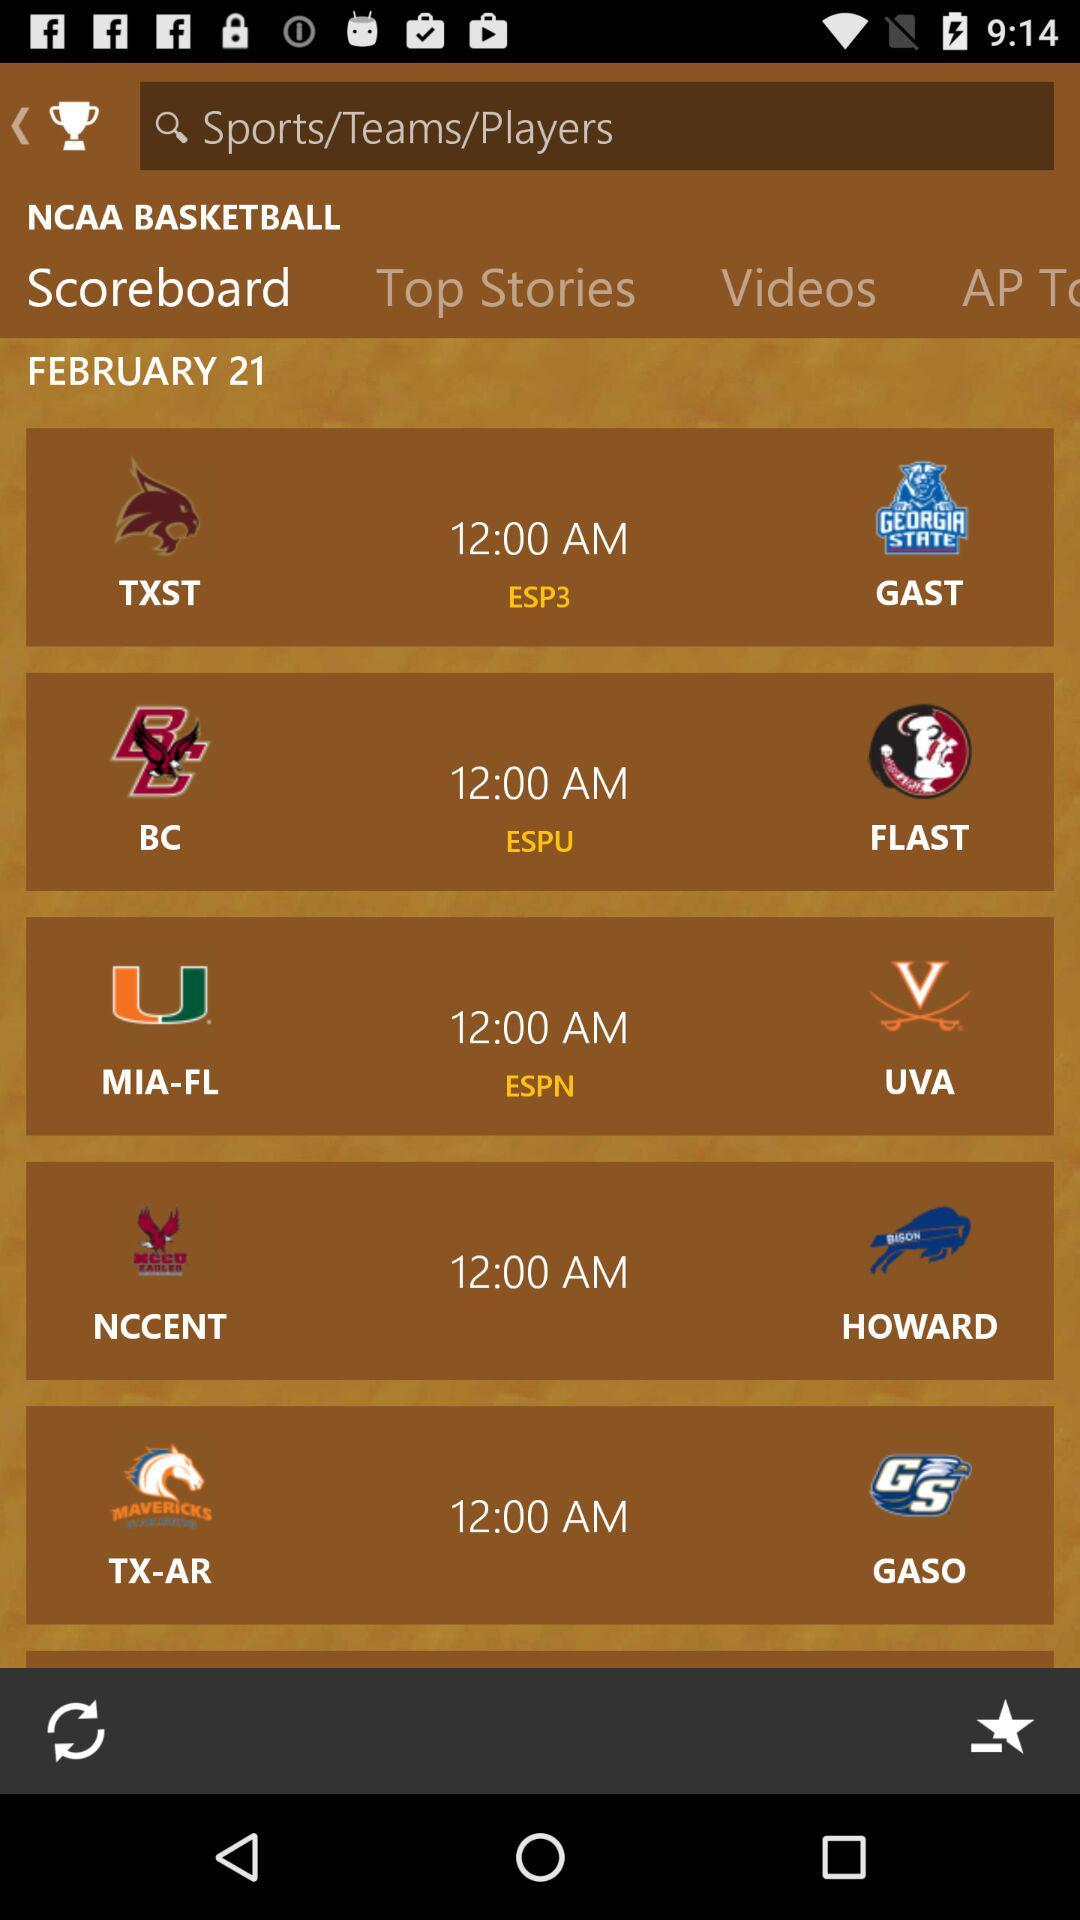 The image size is (1080, 1920). Describe the element at coordinates (596, 124) in the screenshot. I see `type in a search` at that location.